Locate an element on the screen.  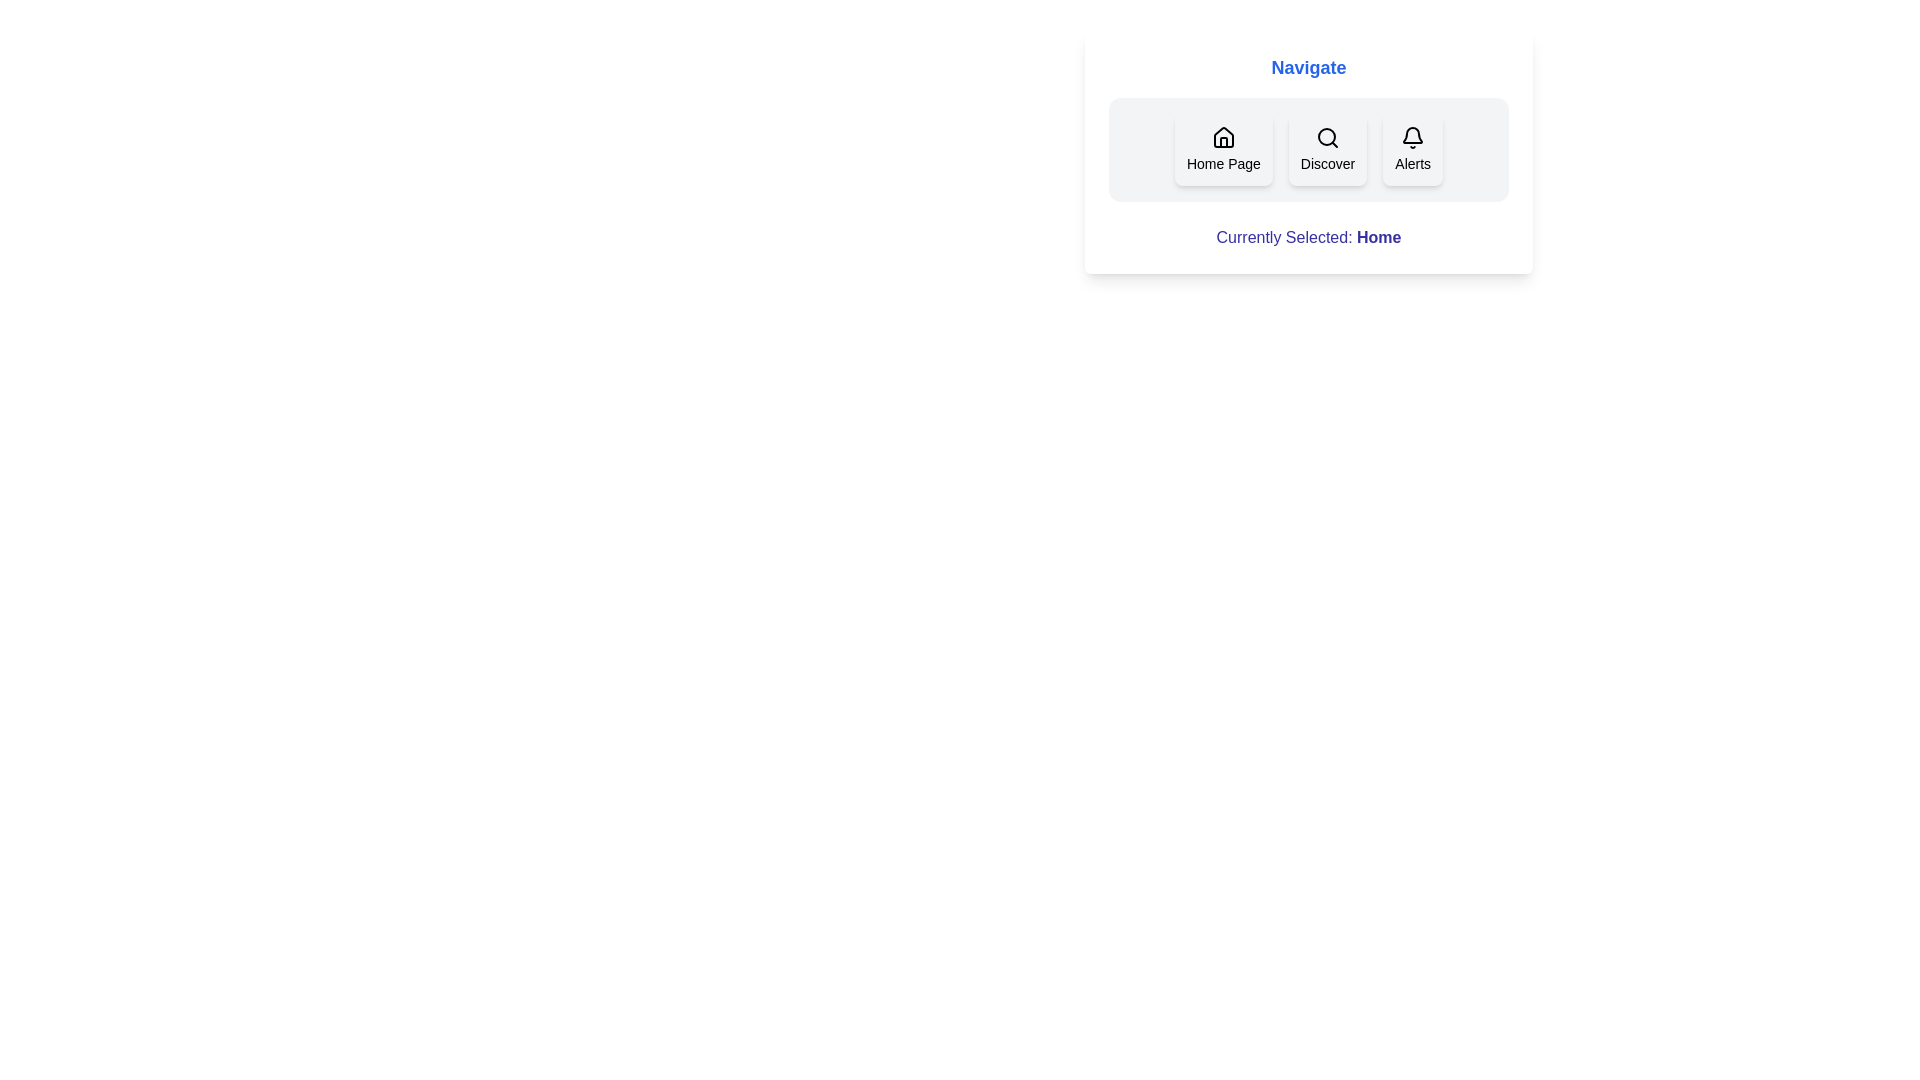
the horizontal navigation menu cards located centrally beneath the header 'Navigate' to observe the hover effects is located at coordinates (1309, 149).